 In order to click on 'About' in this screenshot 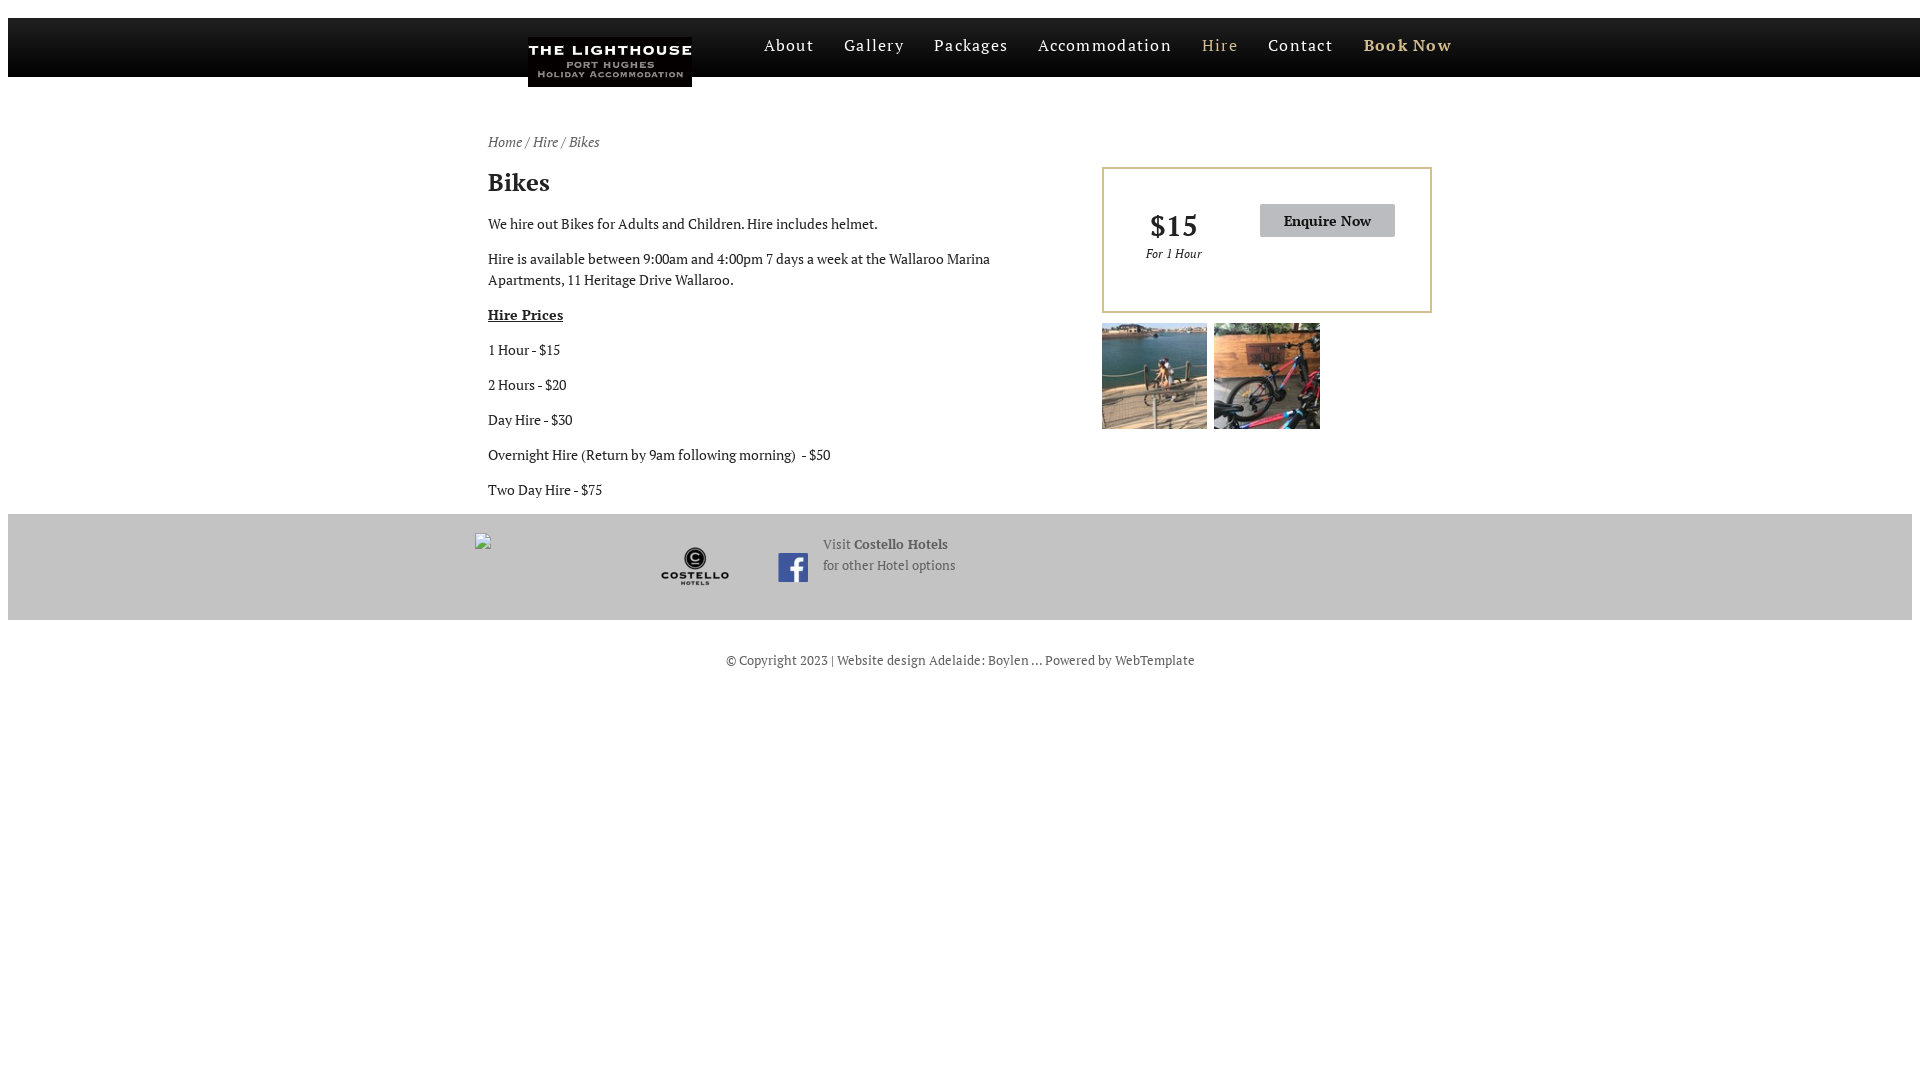, I will do `click(787, 46)`.